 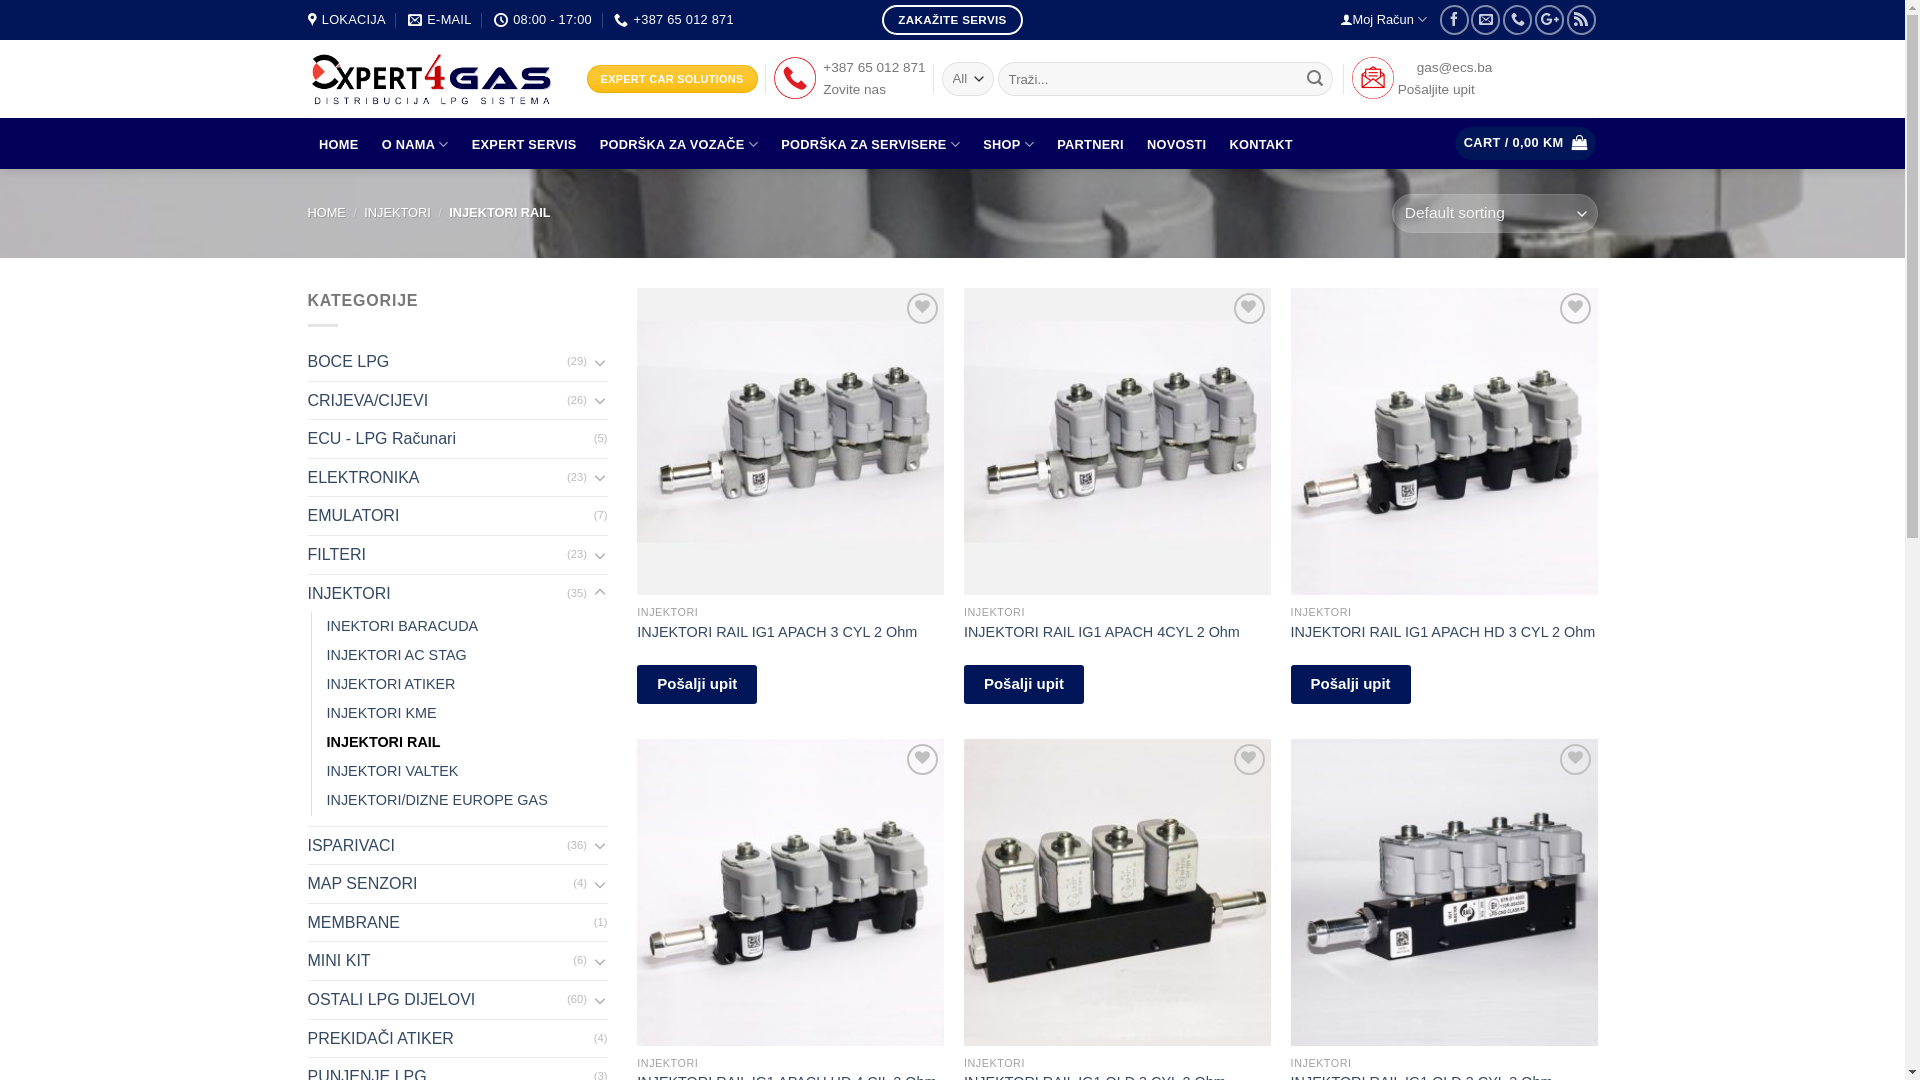 I want to click on 'EMULATORI', so click(x=450, y=515).